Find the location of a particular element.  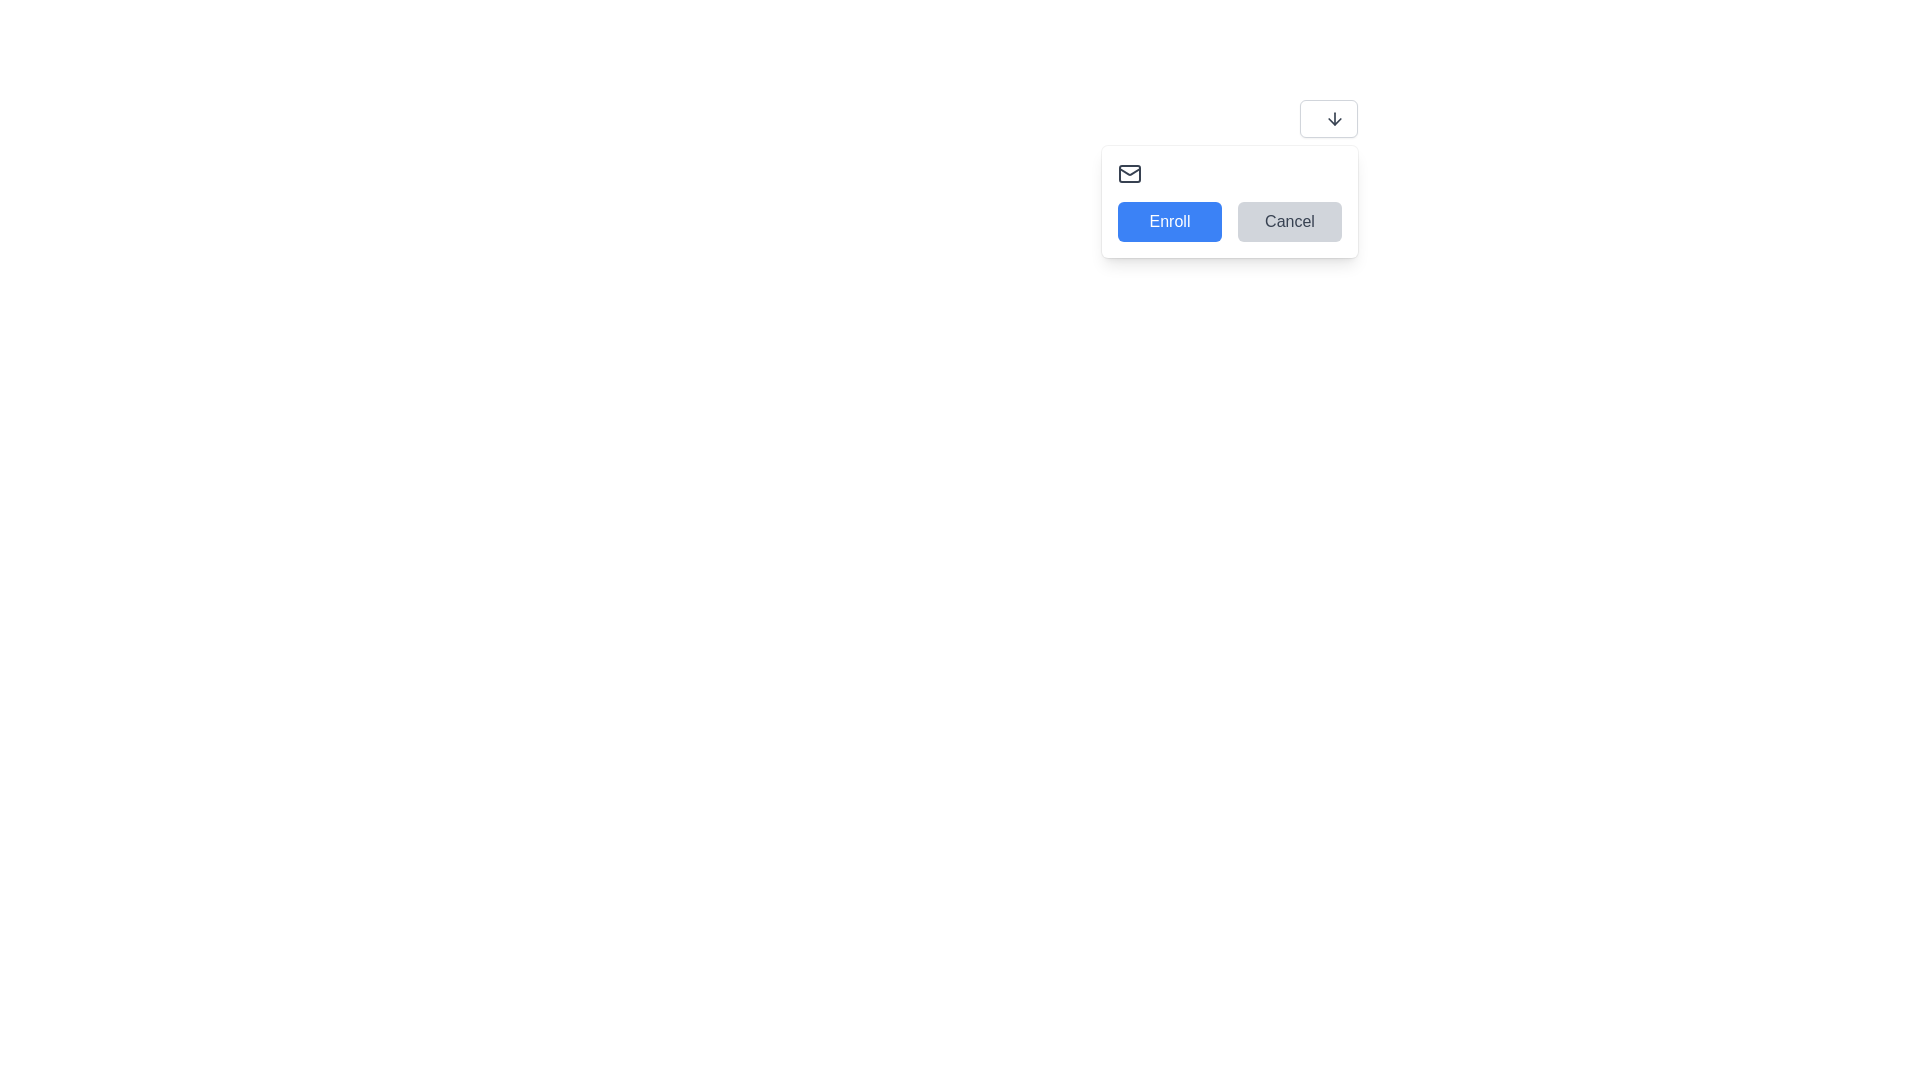

the cancel button, which is located to the right of the 'Enroll' button in the interface is located at coordinates (1290, 222).